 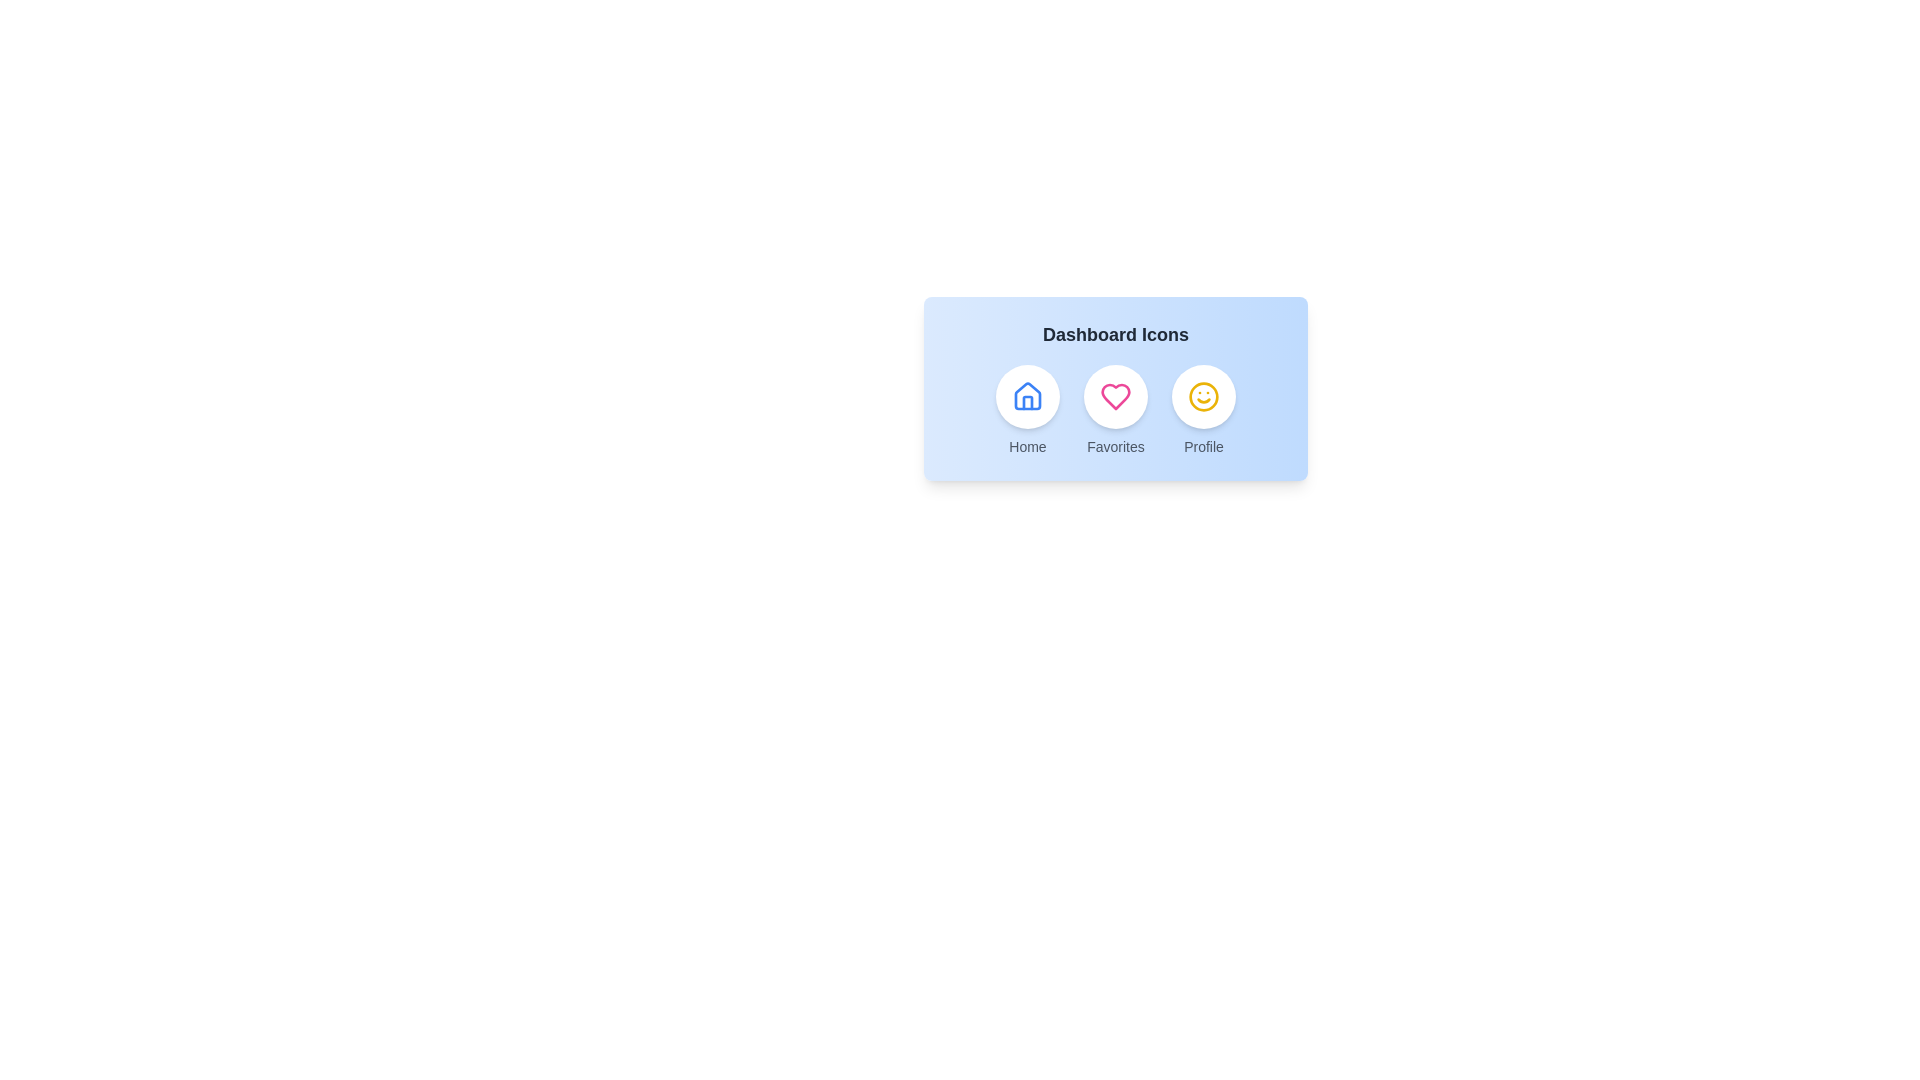 What do you see at coordinates (1203, 397) in the screenshot?
I see `the smiley face icon, which is the third item in a horizontal row of three circular icons under the 'Profile' label` at bounding box center [1203, 397].